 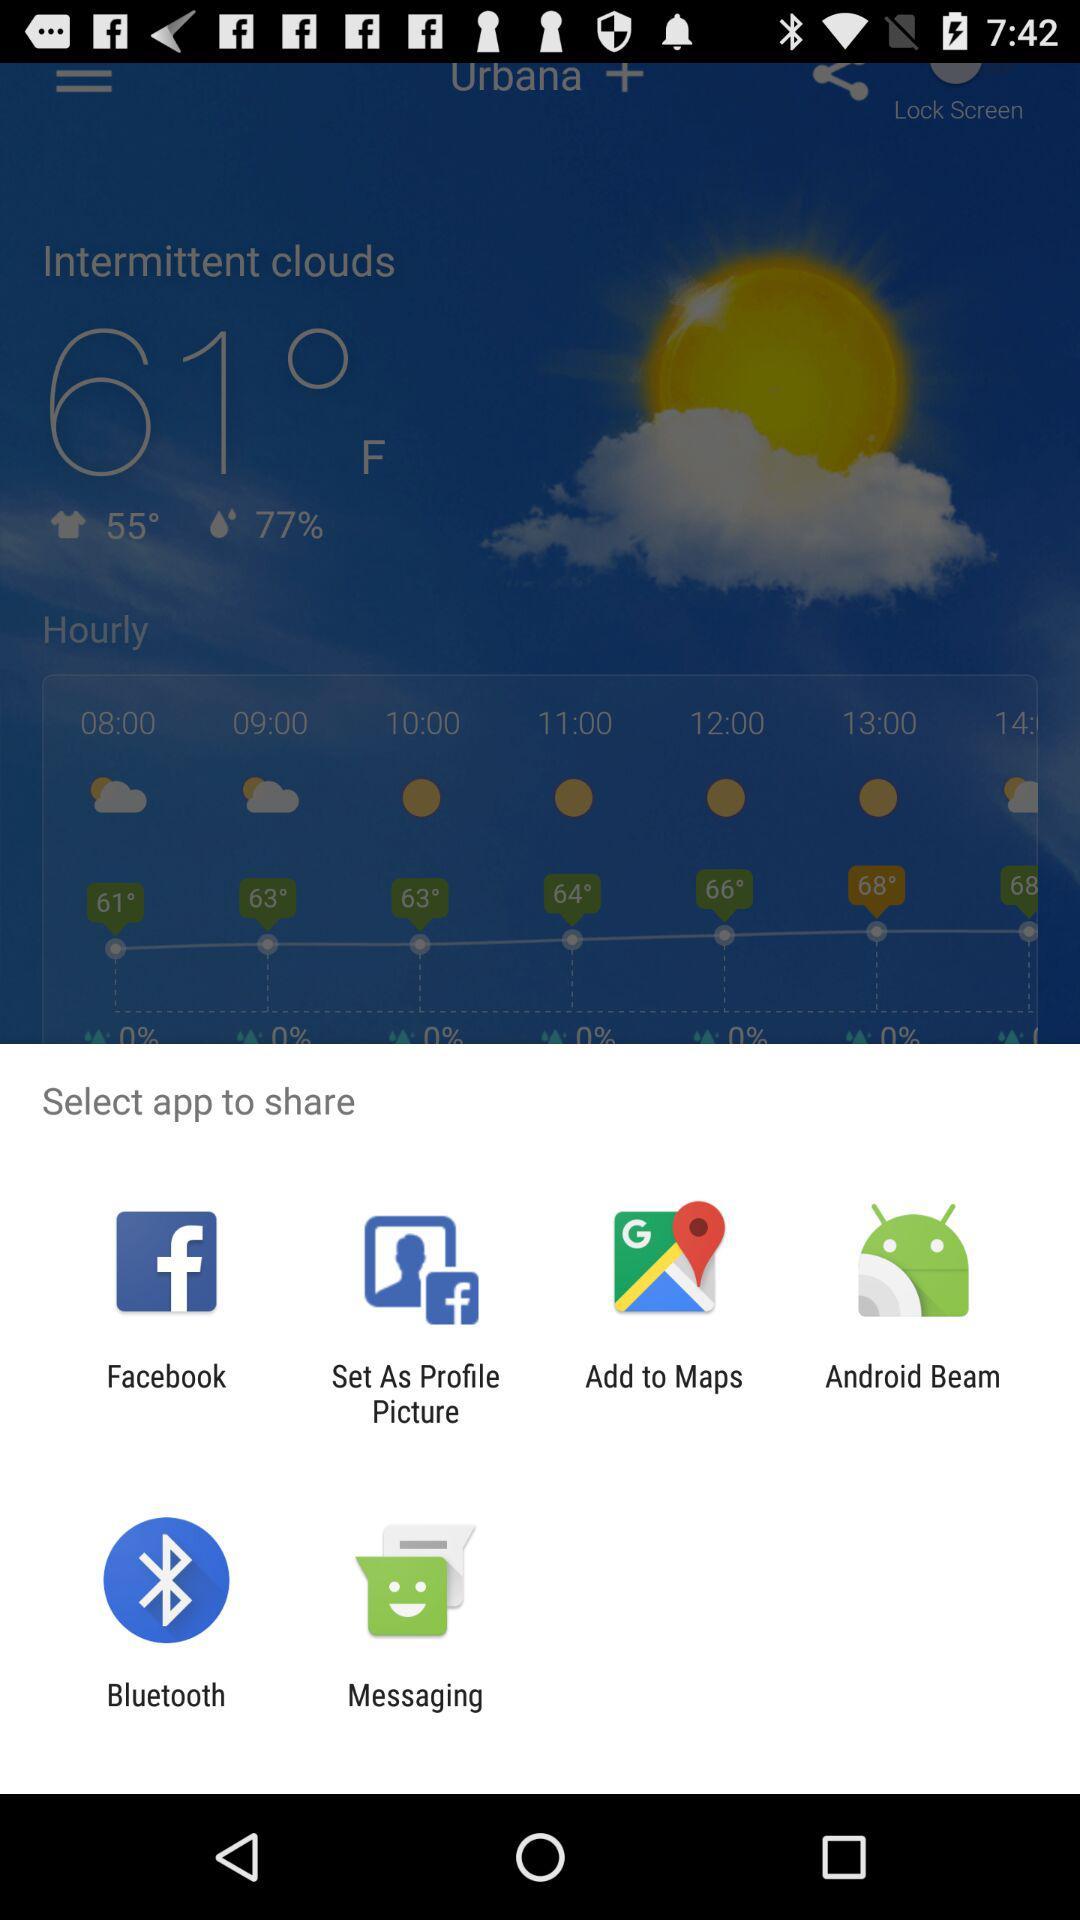 I want to click on android beam at the bottom right corner, so click(x=913, y=1392).